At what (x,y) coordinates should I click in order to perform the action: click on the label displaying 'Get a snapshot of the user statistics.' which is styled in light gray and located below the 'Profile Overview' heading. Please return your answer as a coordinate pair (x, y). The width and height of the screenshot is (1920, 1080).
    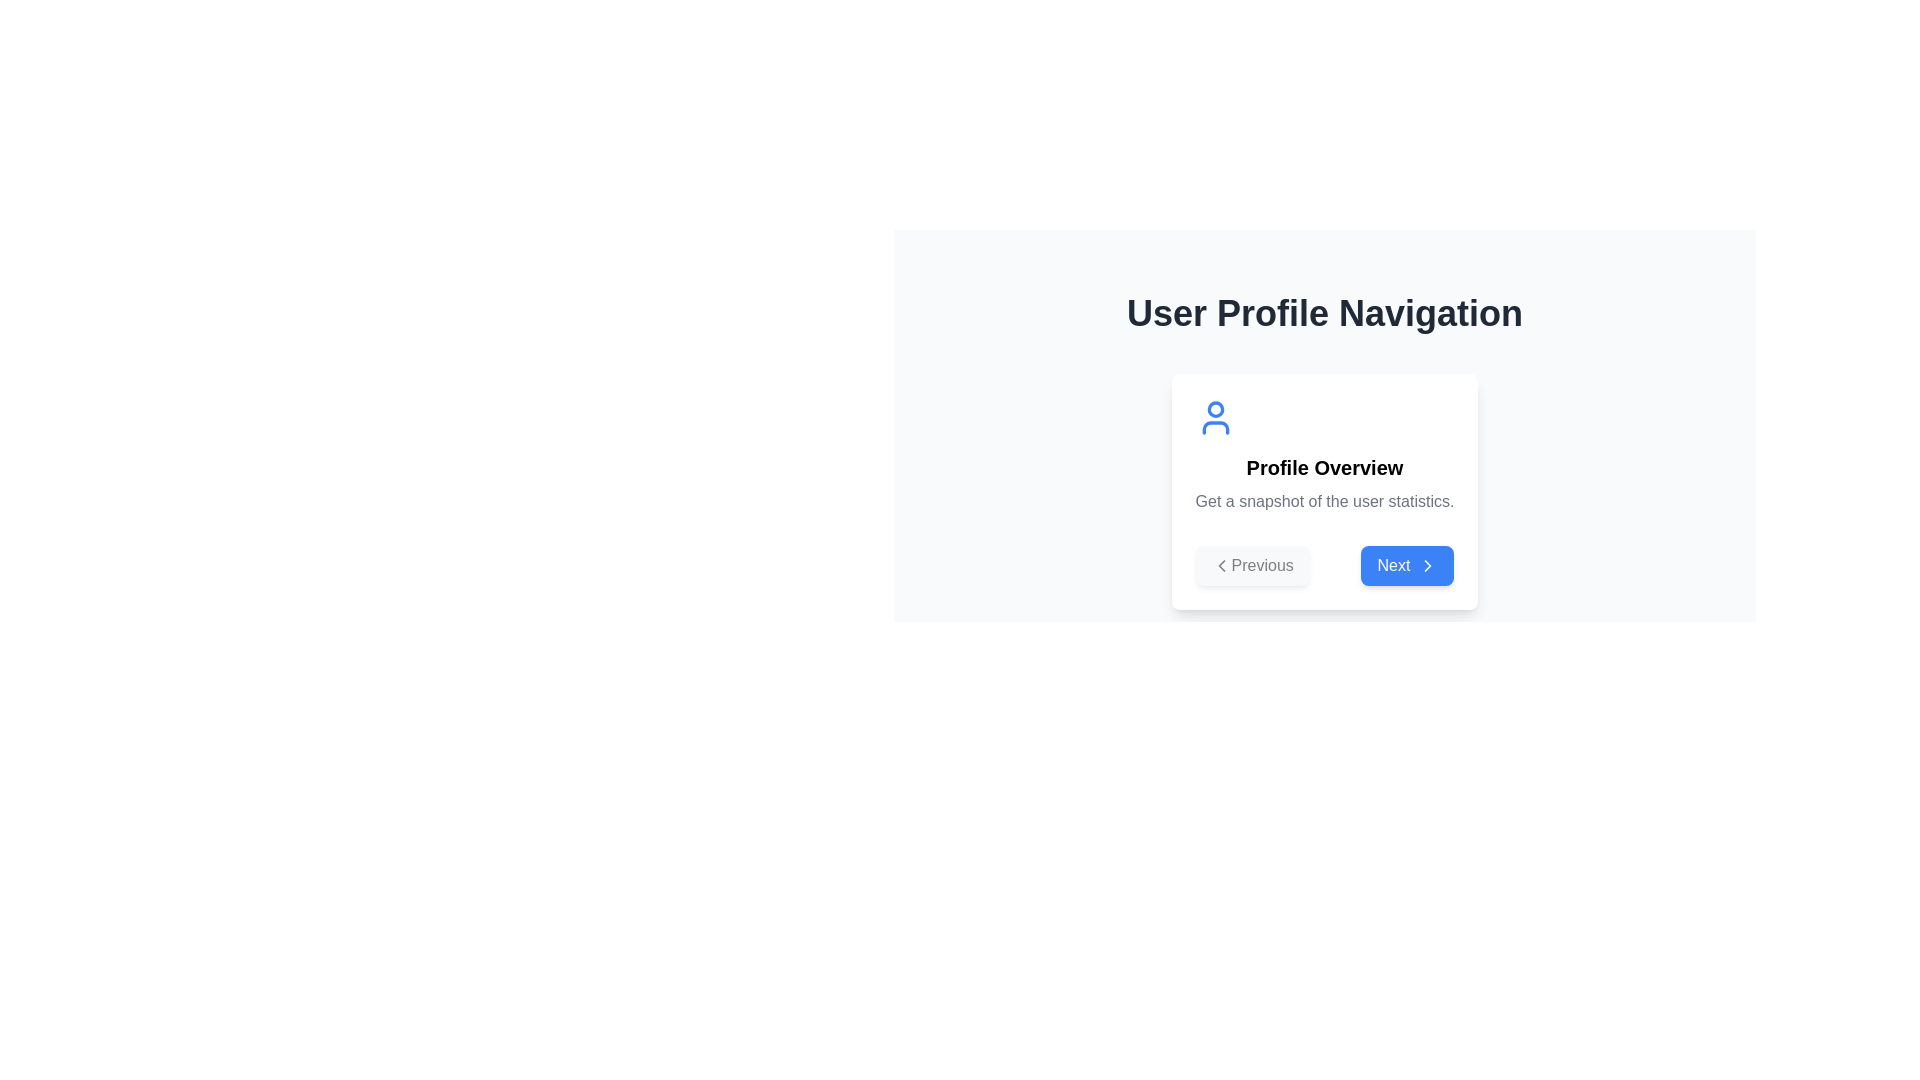
    Looking at the image, I should click on (1324, 500).